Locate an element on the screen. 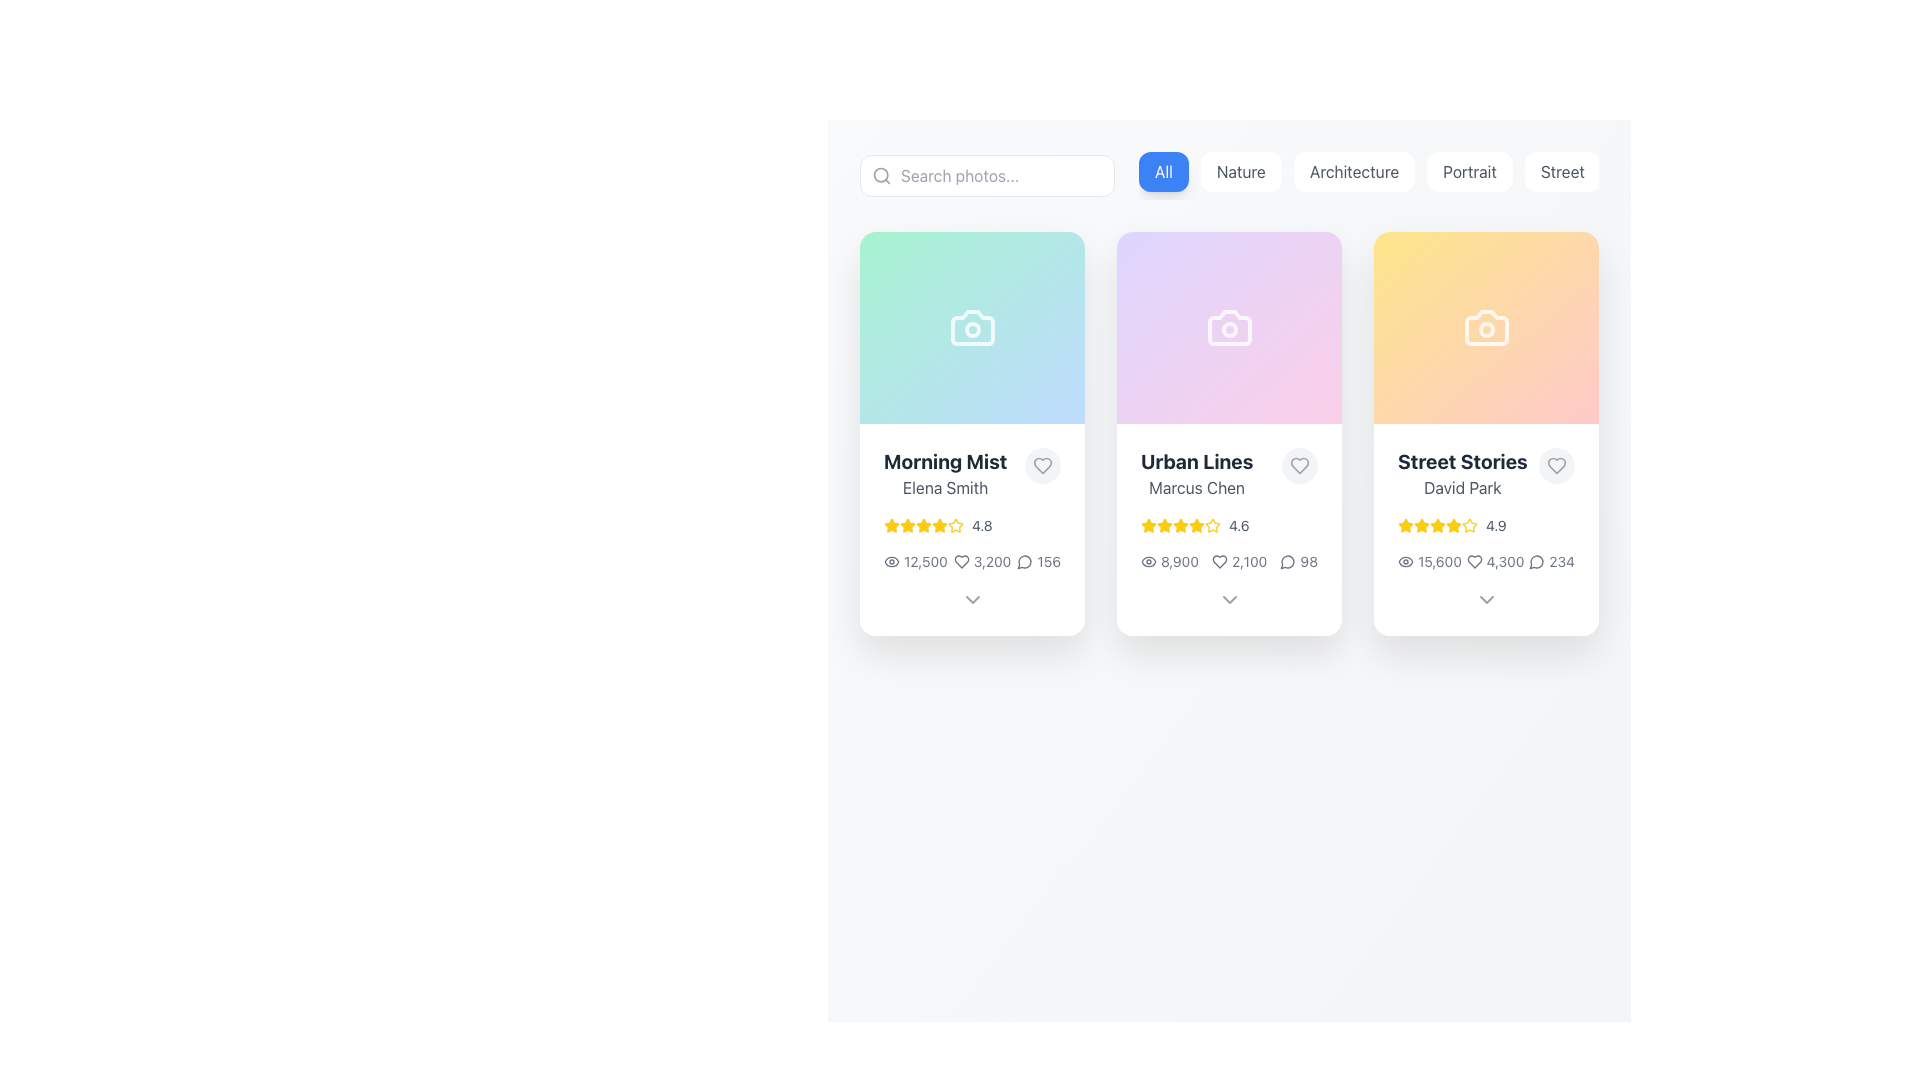 The width and height of the screenshot is (1920, 1080). first yellow star icon that represents a rating in the 'Street Stories' card, located near the center of the card under the title and above the 4.9 rating is located at coordinates (1405, 524).